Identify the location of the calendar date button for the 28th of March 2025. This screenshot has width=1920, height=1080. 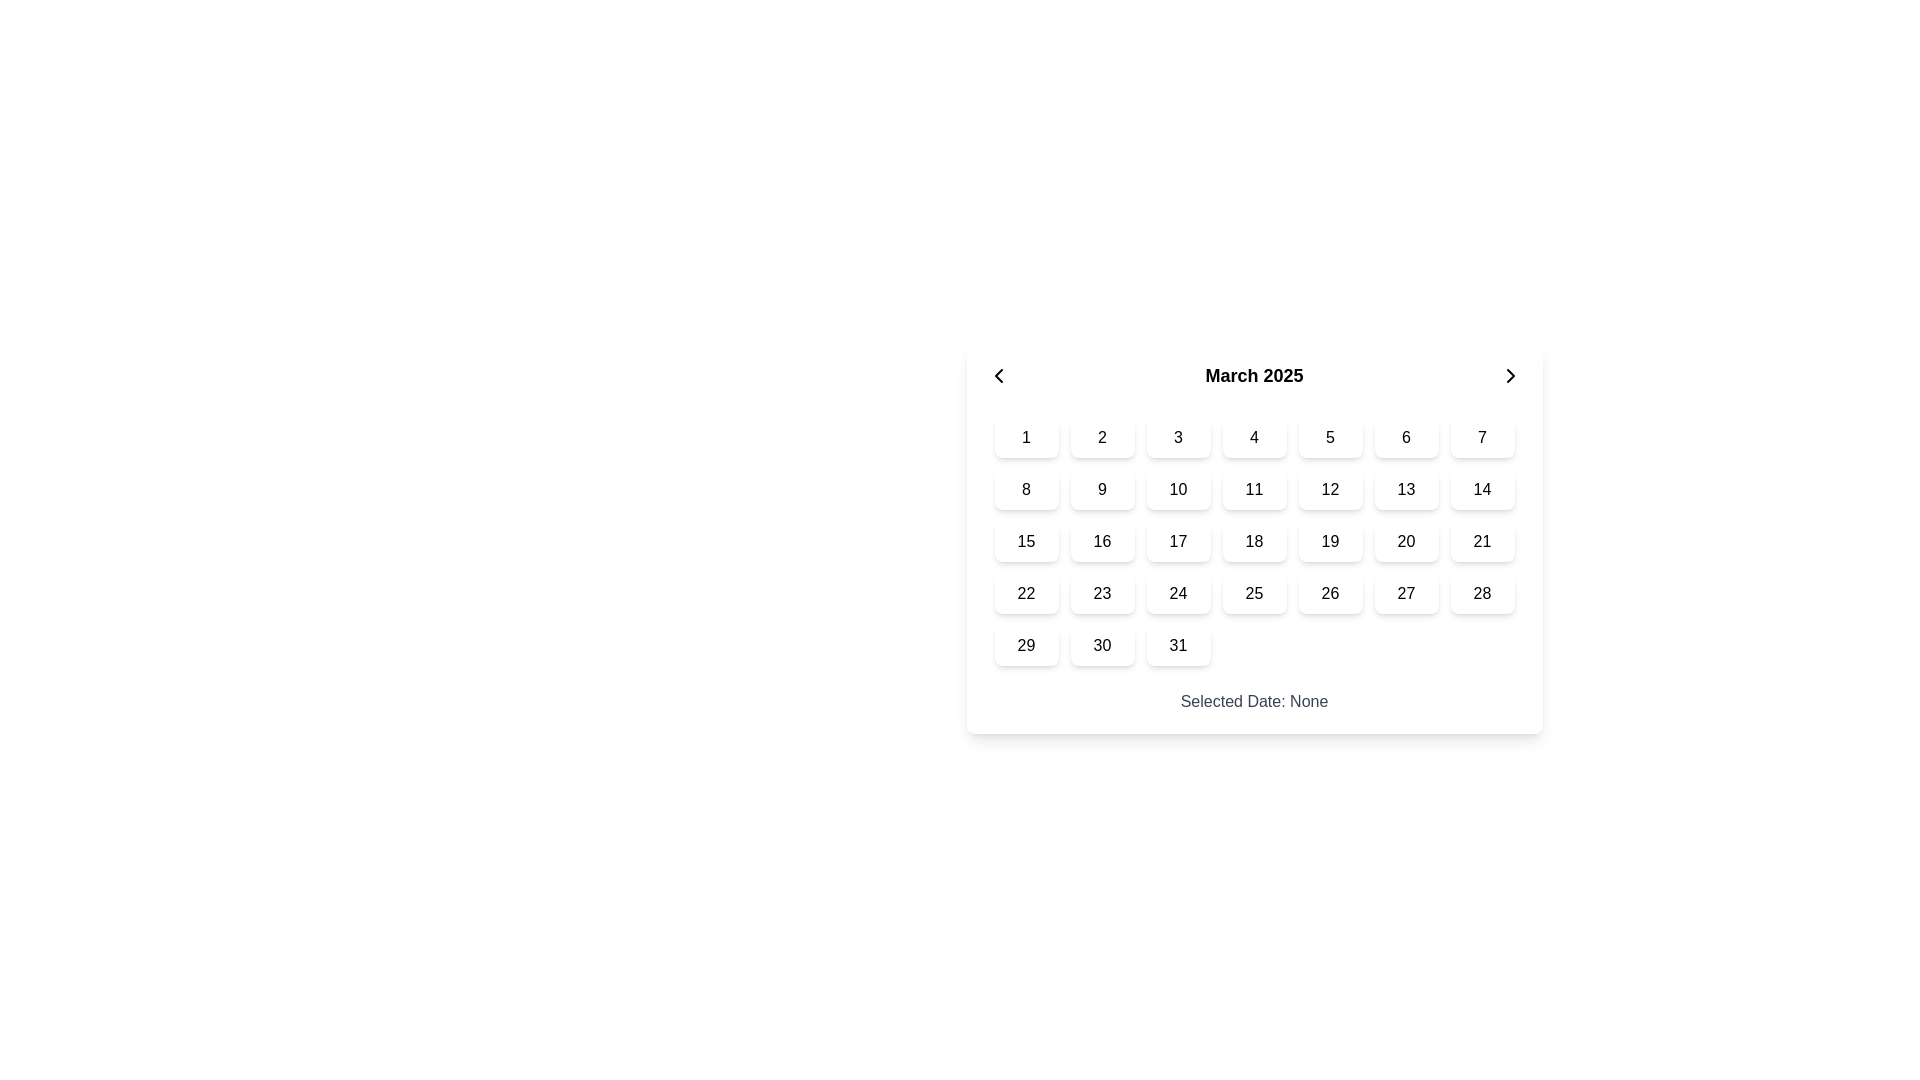
(1482, 593).